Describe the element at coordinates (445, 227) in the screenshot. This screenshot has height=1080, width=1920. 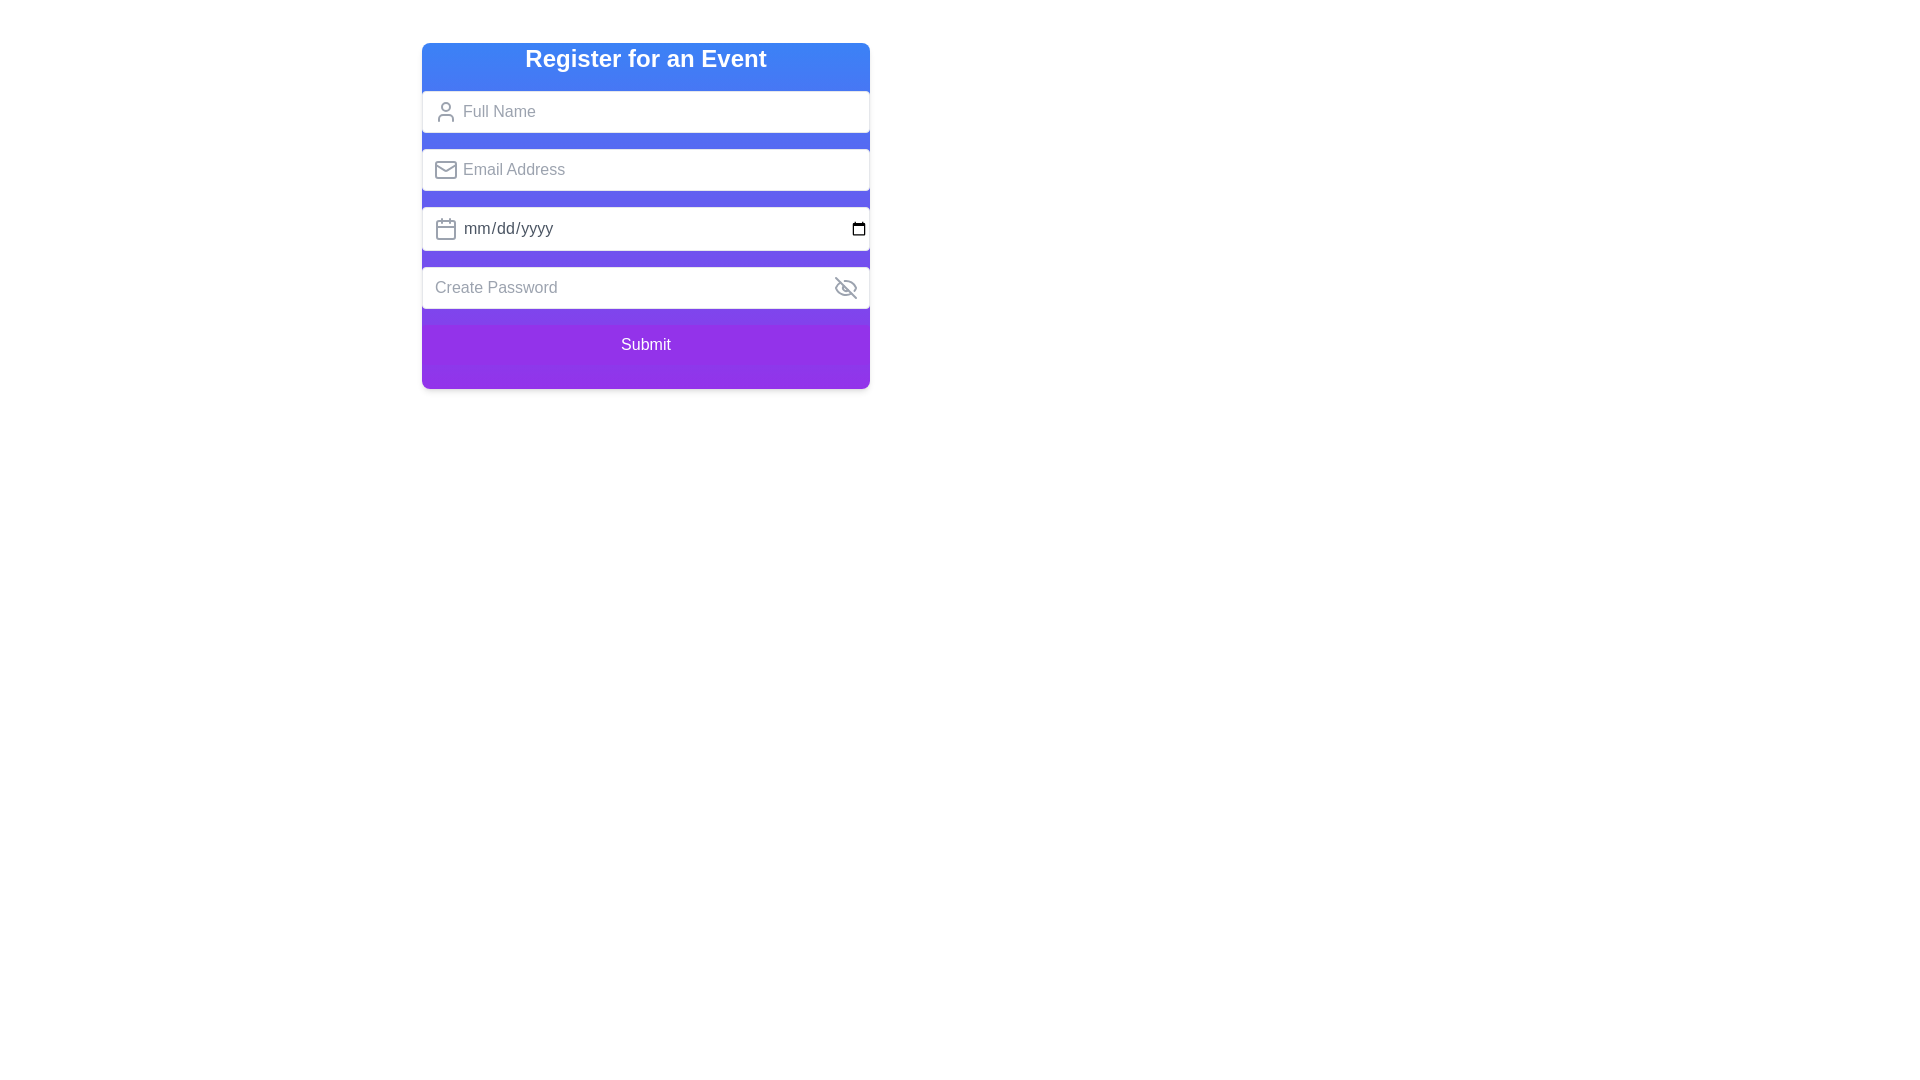
I see `the date selection icon located to the left of the date input field in the third row of the registration form under the 'Email Address' field` at that location.